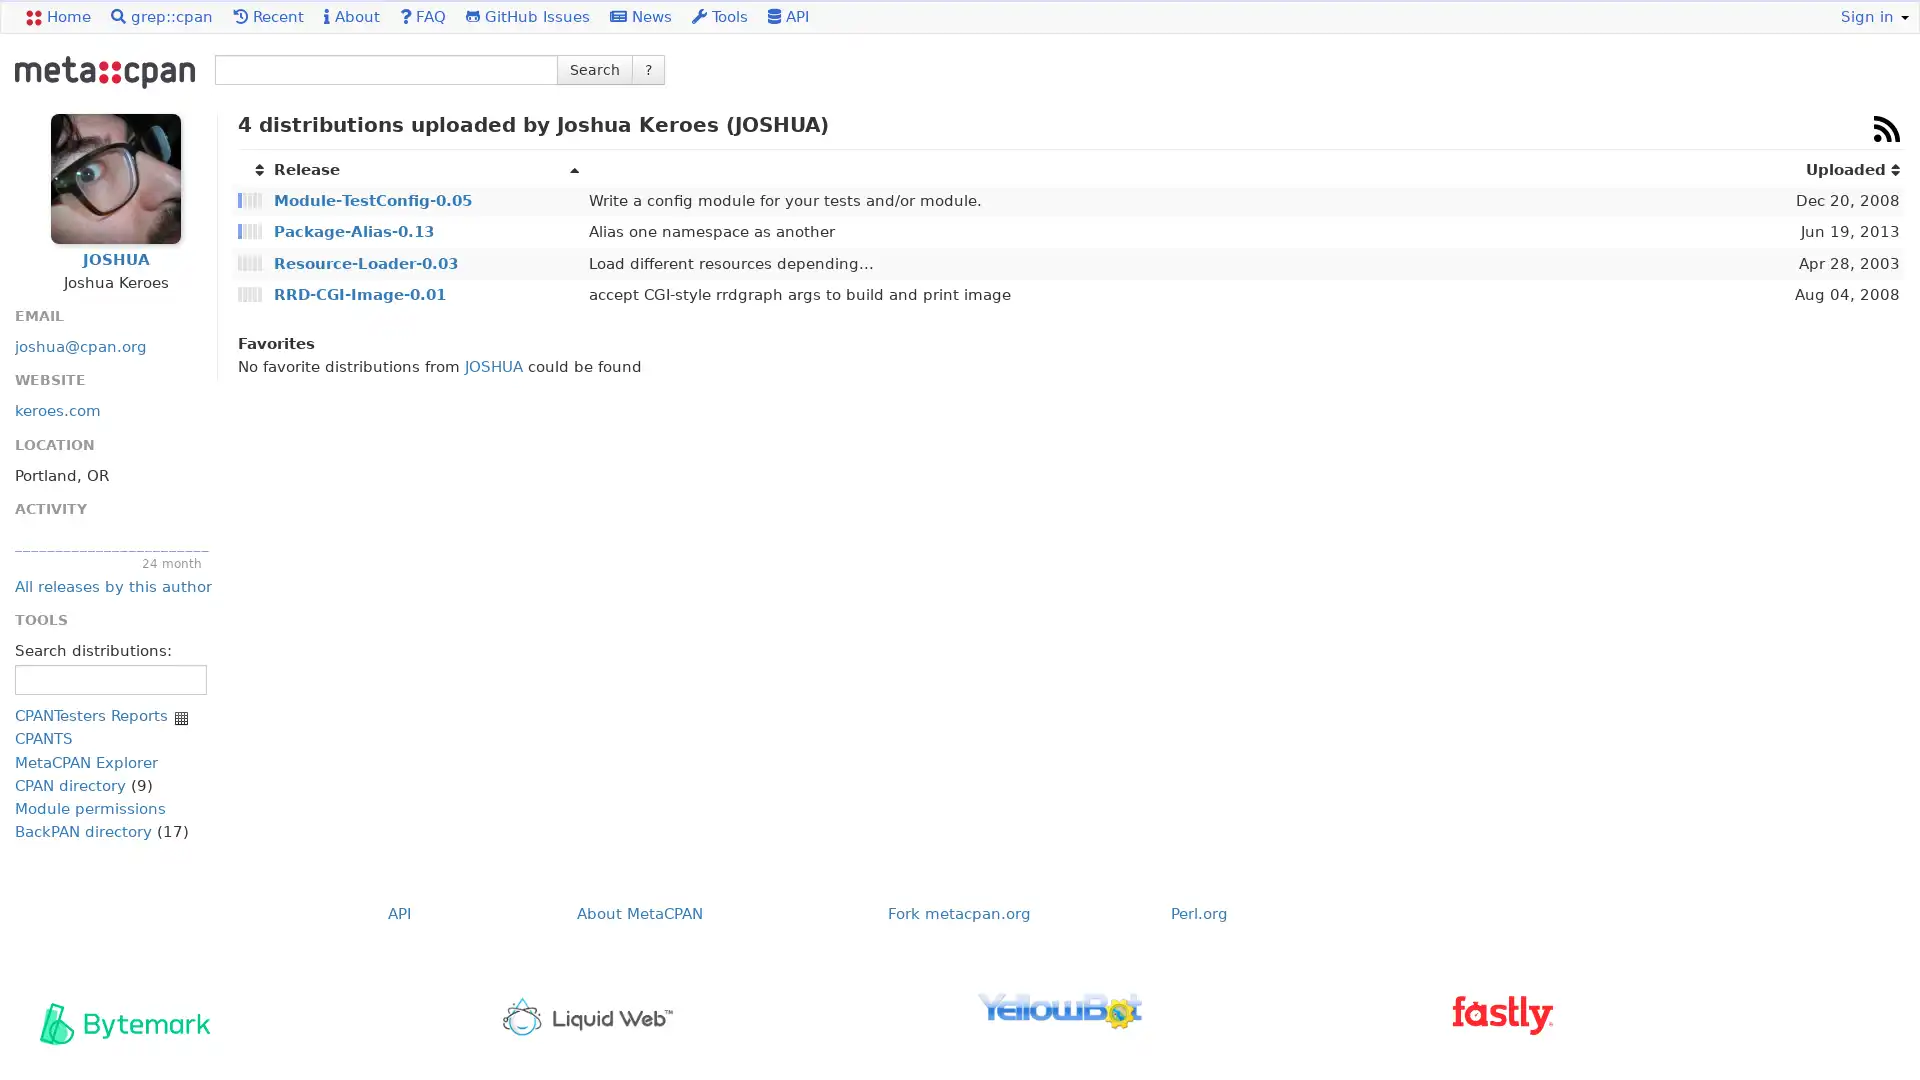  What do you see at coordinates (594, 68) in the screenshot?
I see `Search` at bounding box center [594, 68].